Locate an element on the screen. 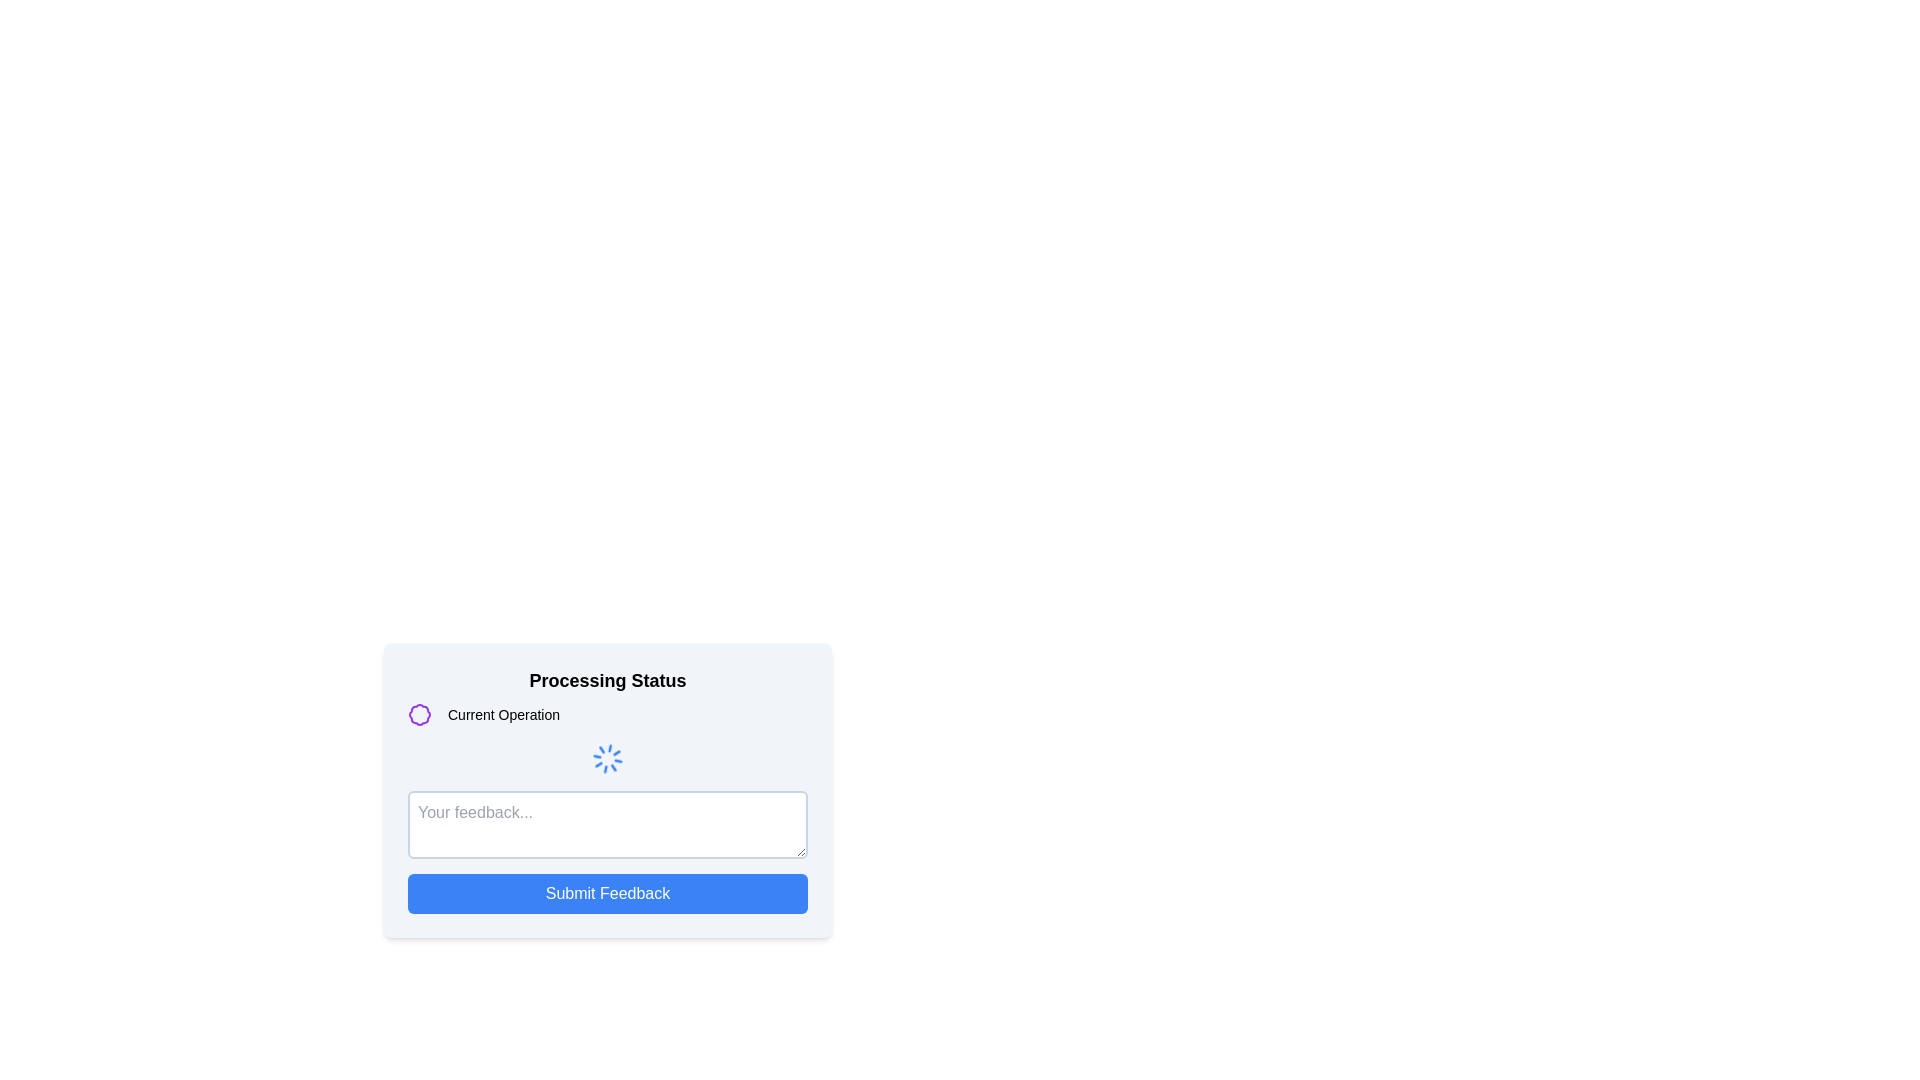 The image size is (1920, 1080). the text label providing status information in the 'Processing Status' dialog box, located to the right of the icon is located at coordinates (504, 713).